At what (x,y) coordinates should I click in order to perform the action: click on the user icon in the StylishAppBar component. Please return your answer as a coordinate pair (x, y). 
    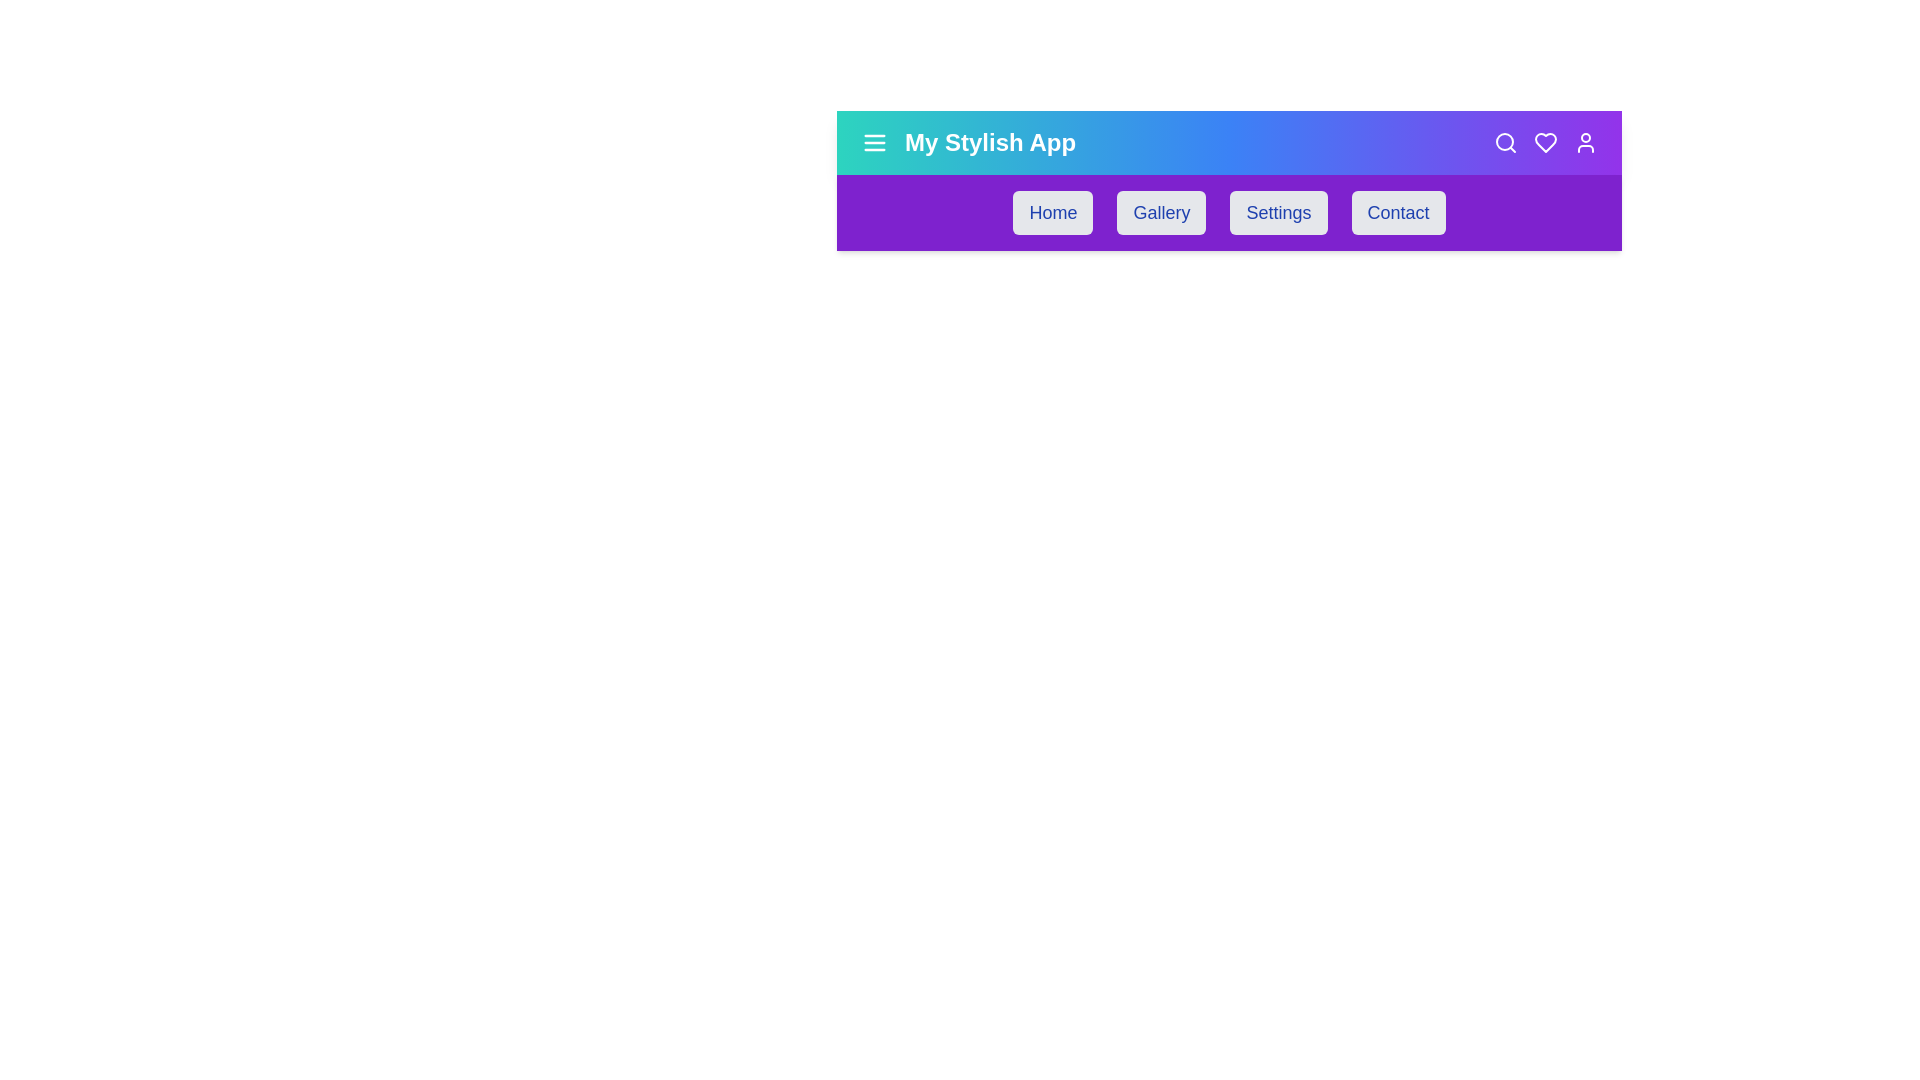
    Looking at the image, I should click on (1584, 141).